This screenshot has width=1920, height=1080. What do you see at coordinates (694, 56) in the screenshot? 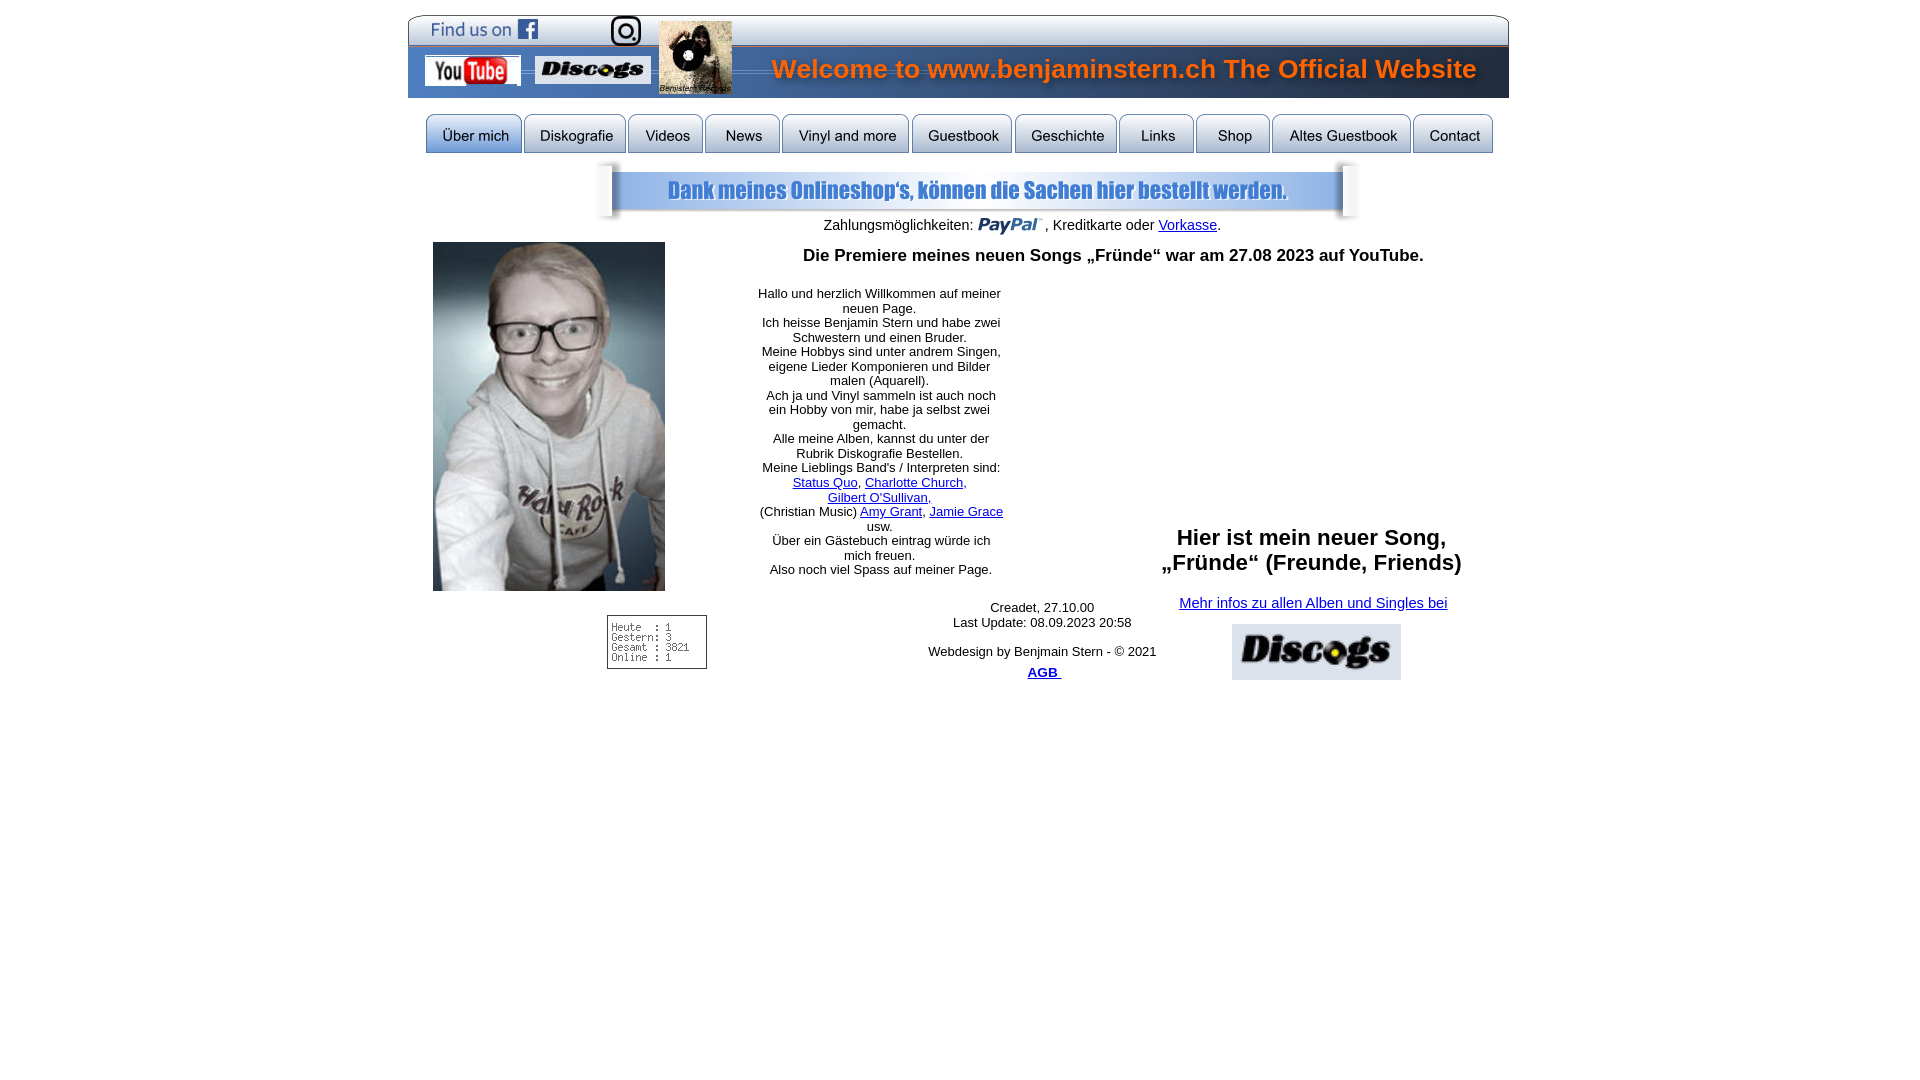
I see `'Benjistern Records'` at bounding box center [694, 56].